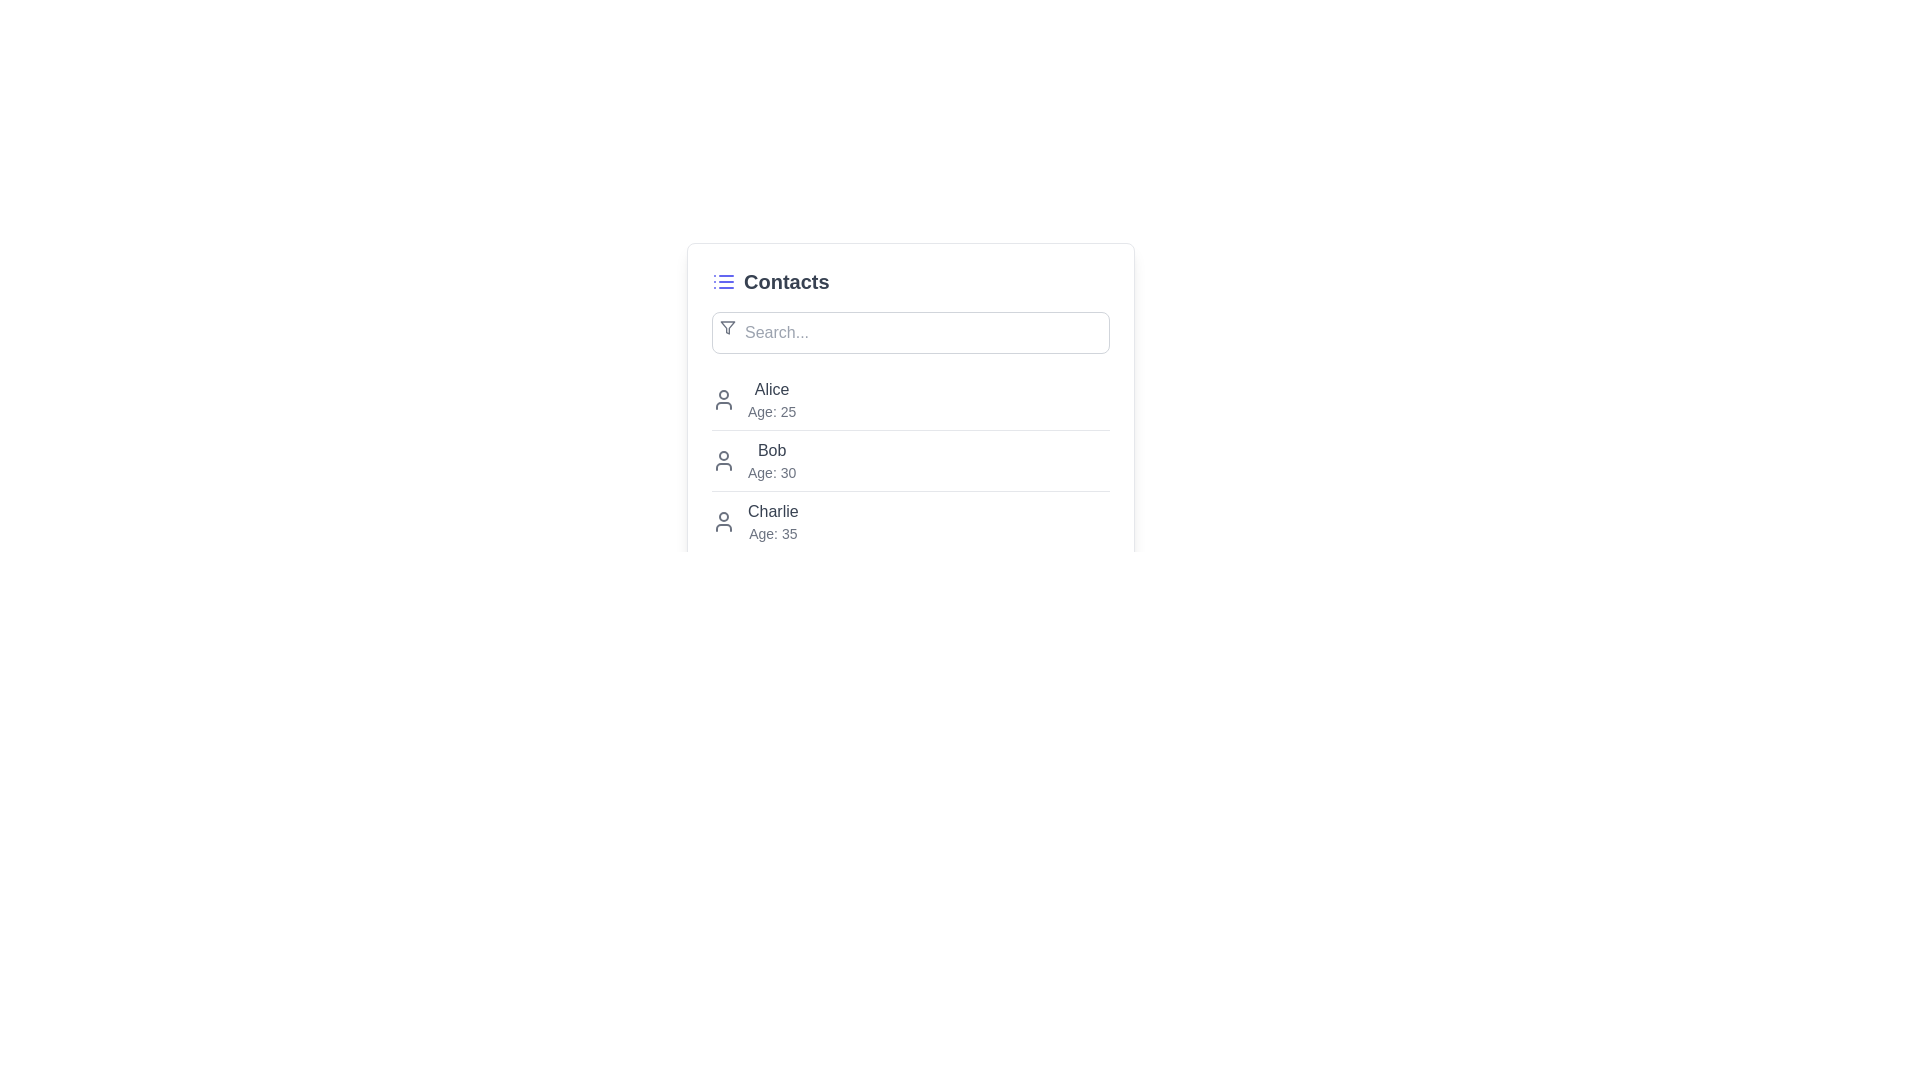 The image size is (1920, 1080). What do you see at coordinates (771, 461) in the screenshot?
I see `the Text display component showing 'Bob' and 'Age: 30'` at bounding box center [771, 461].